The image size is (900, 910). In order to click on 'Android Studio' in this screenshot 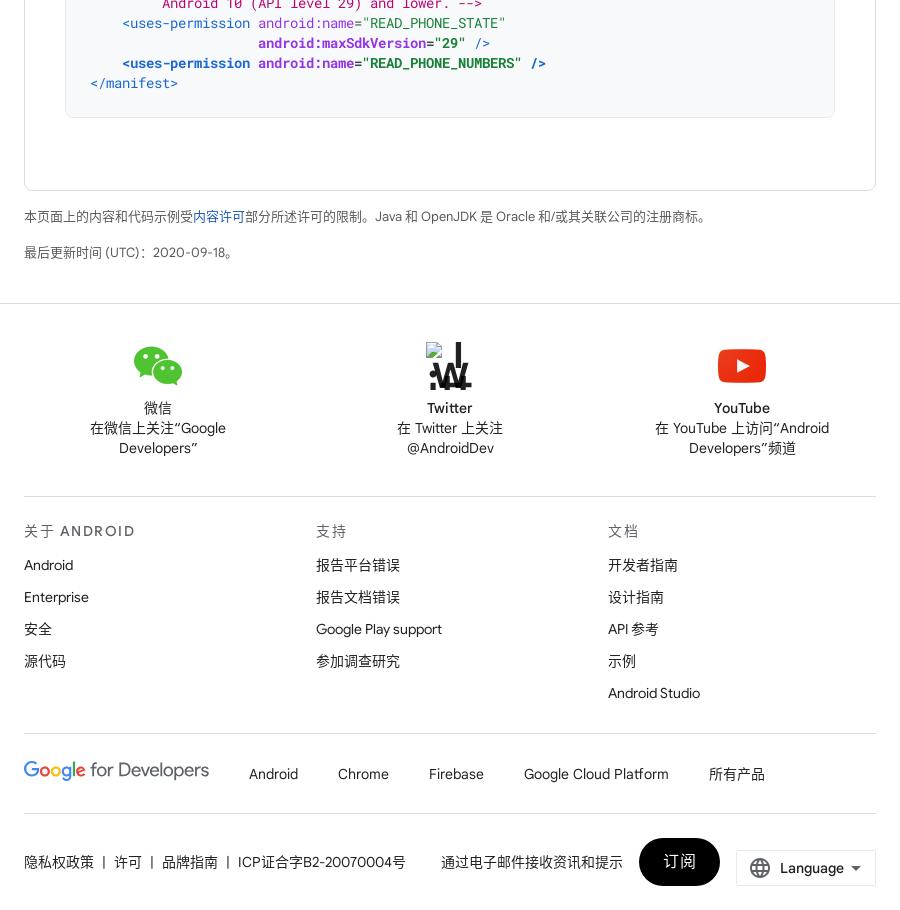, I will do `click(654, 692)`.